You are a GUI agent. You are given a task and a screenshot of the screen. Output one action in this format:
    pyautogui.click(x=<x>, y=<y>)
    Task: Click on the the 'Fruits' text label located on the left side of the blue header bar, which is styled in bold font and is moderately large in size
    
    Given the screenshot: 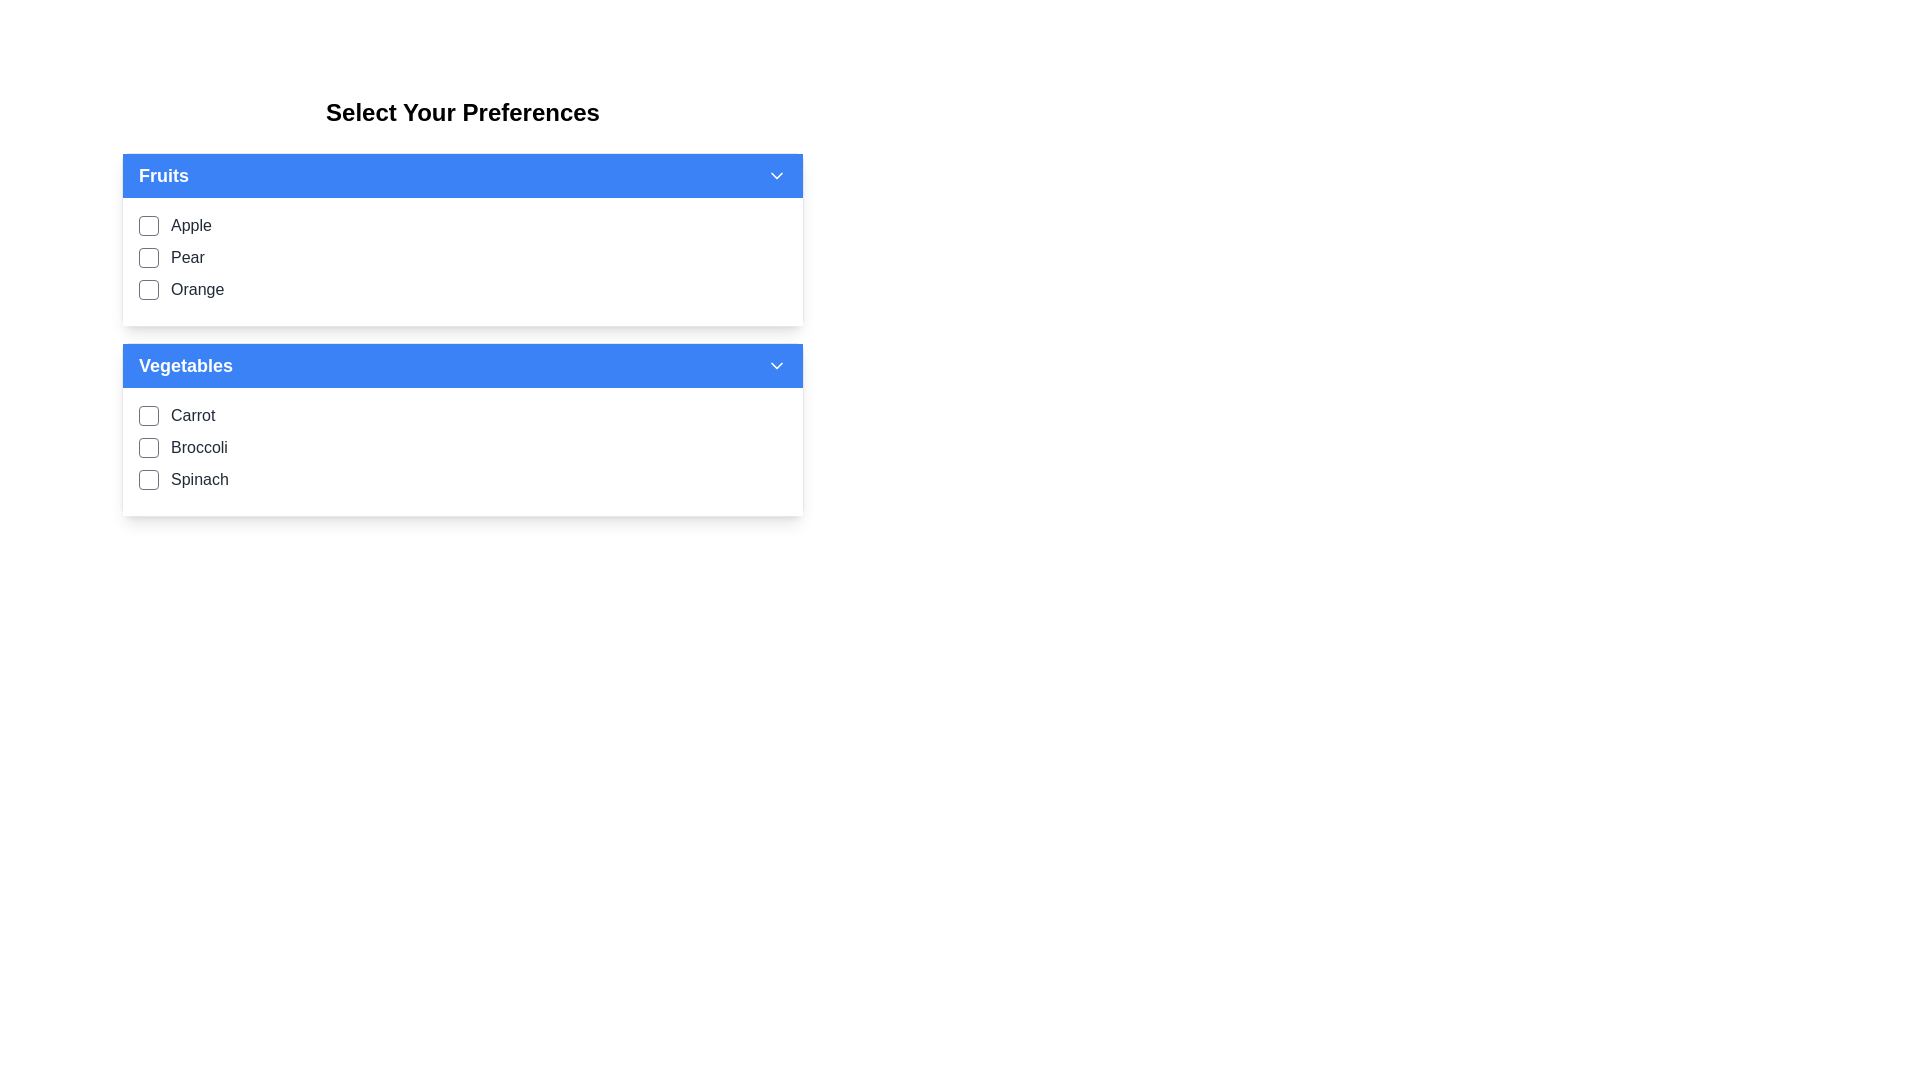 What is the action you would take?
    pyautogui.click(x=163, y=175)
    